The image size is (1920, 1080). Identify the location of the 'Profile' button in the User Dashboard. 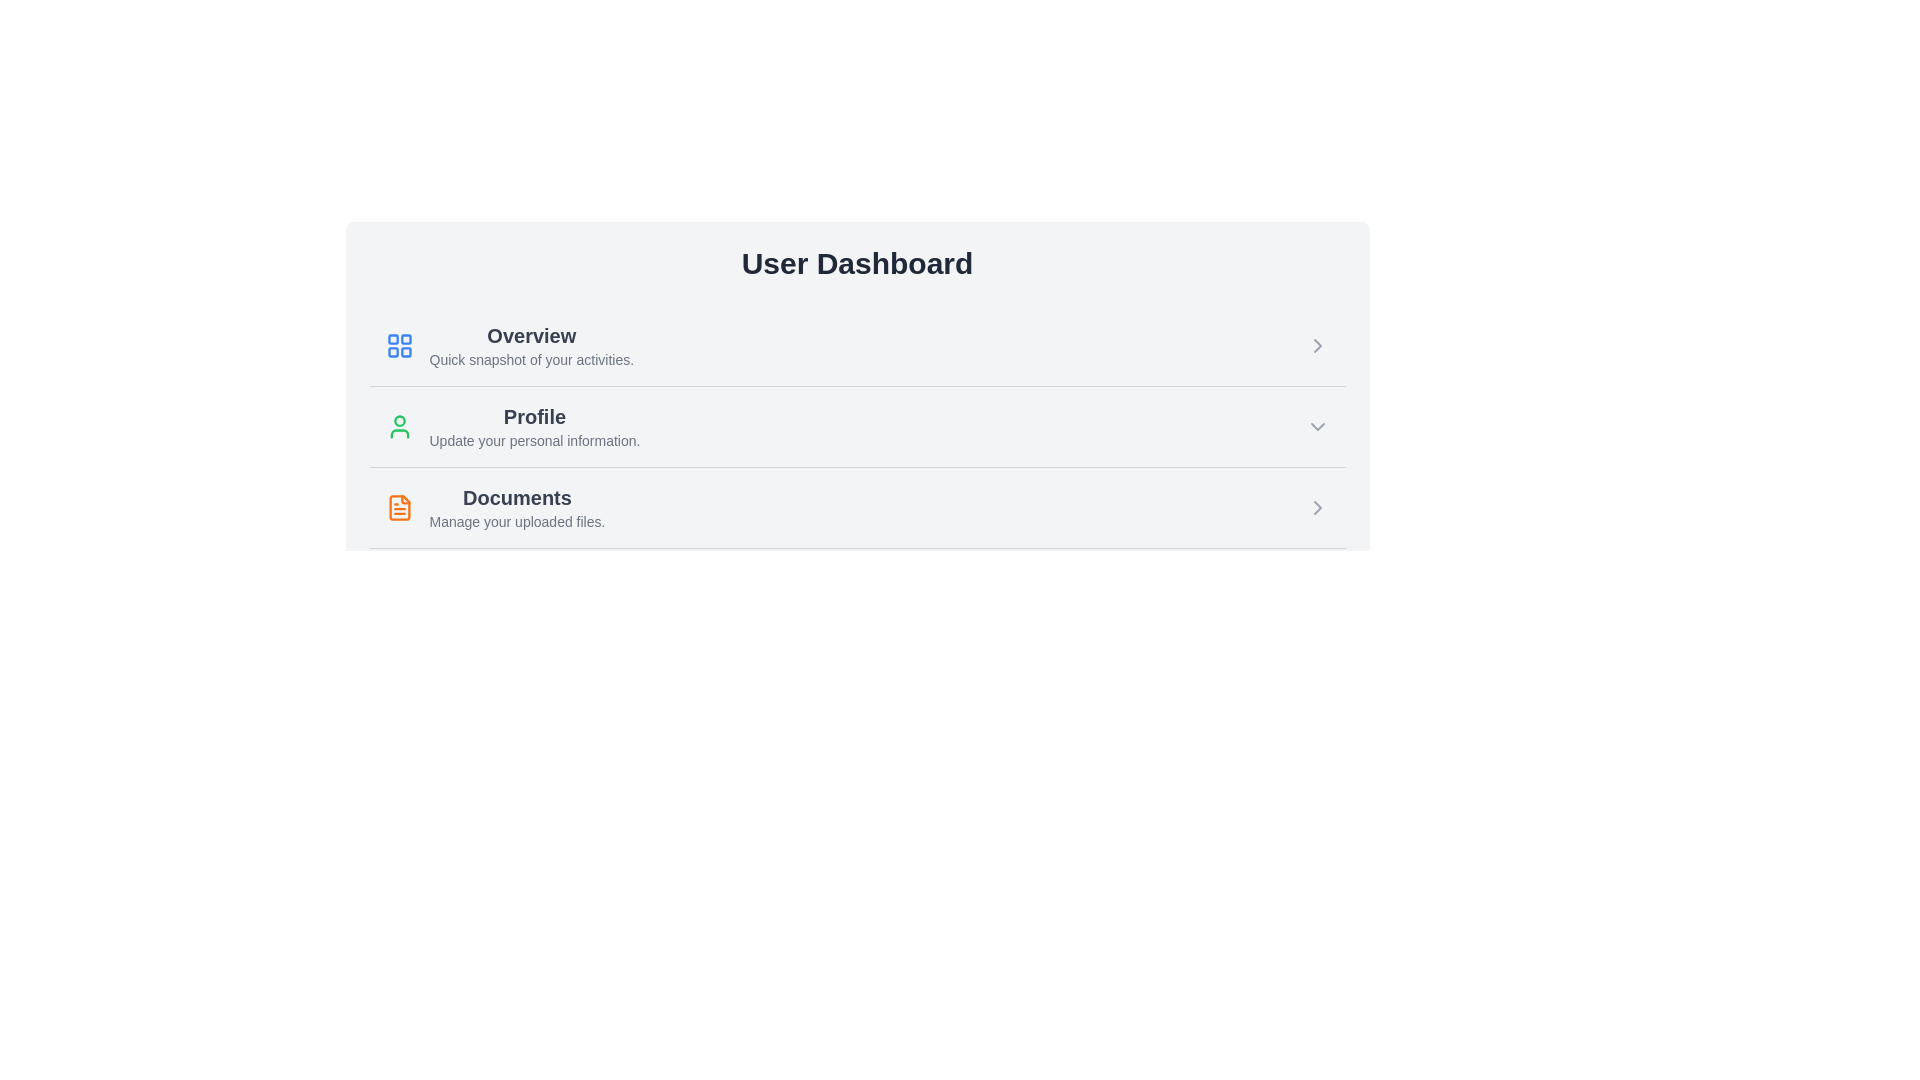
(857, 425).